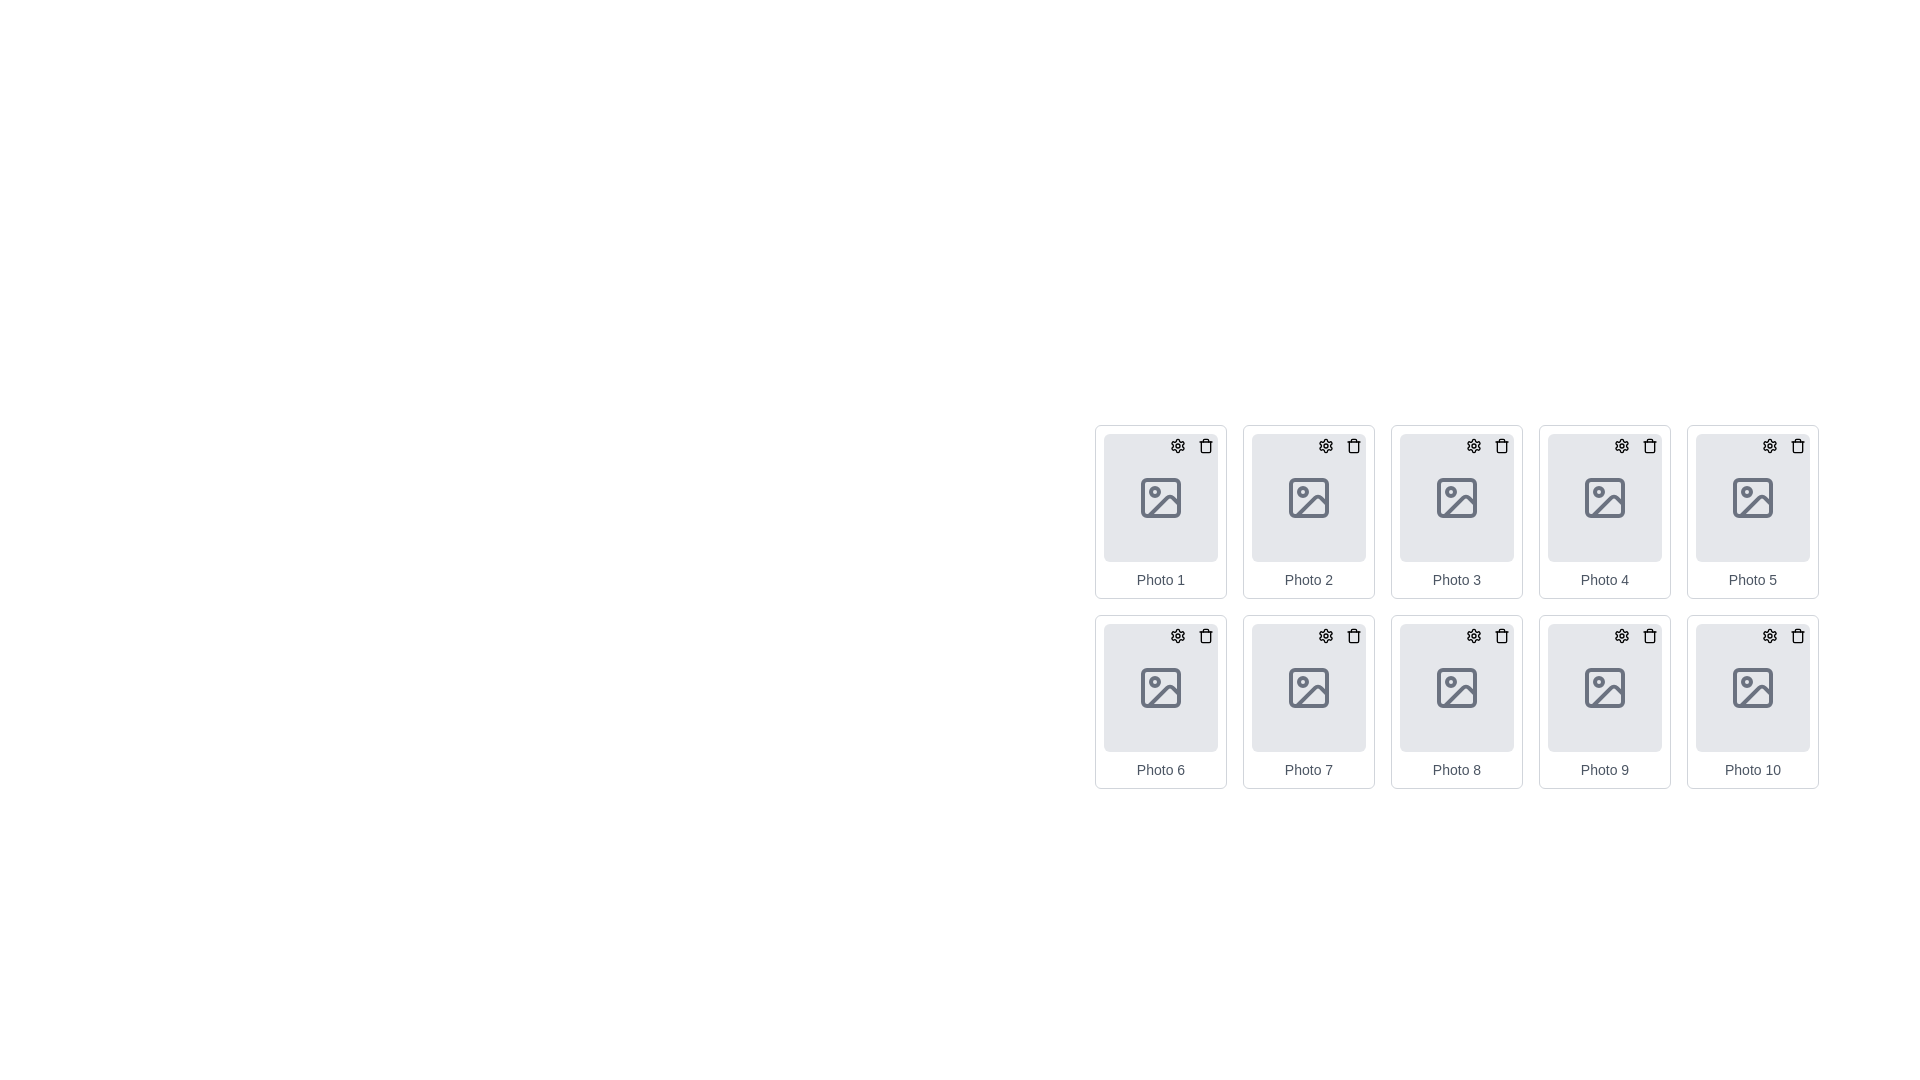  Describe the element at coordinates (1309, 701) in the screenshot. I see `the 'Photo 7' card located in the second row, second column of the grid layout` at that location.